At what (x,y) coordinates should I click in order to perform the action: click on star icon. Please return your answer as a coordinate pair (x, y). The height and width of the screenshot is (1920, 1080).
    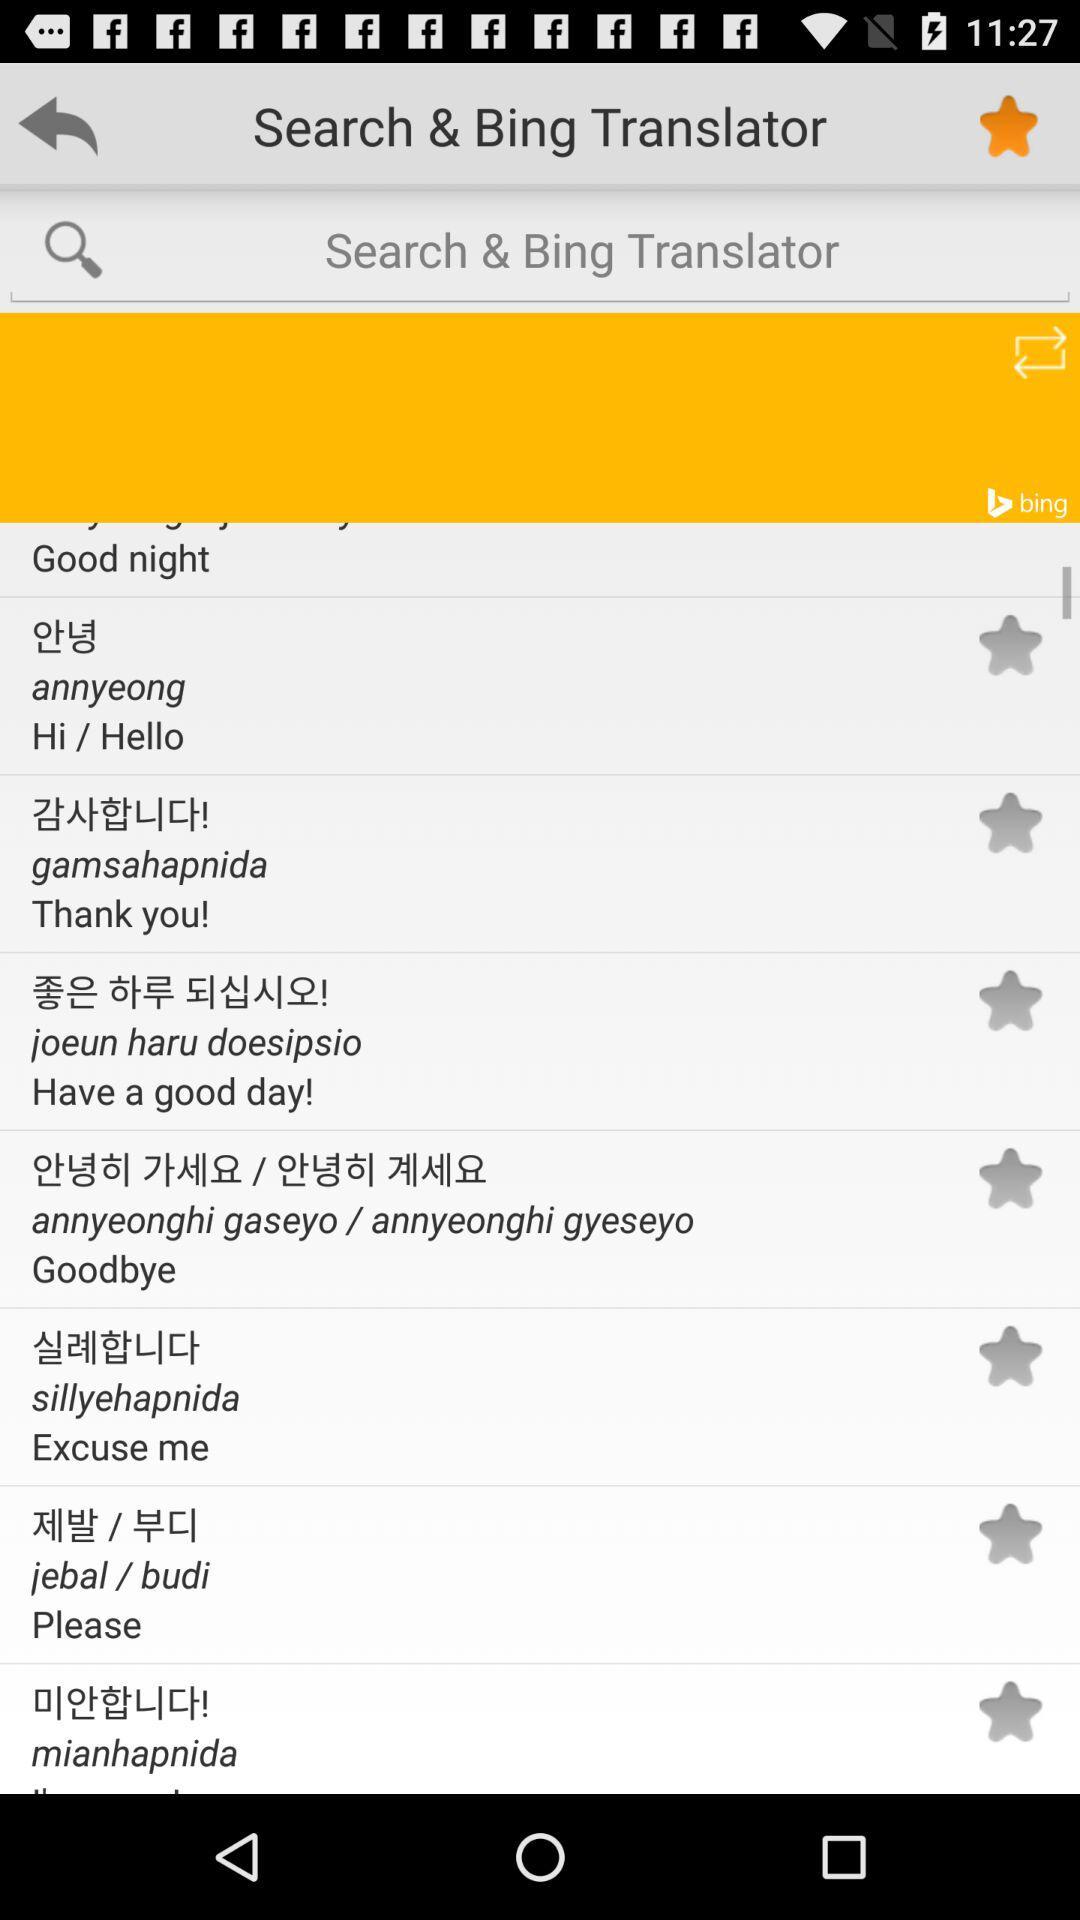
    Looking at the image, I should click on (1009, 124).